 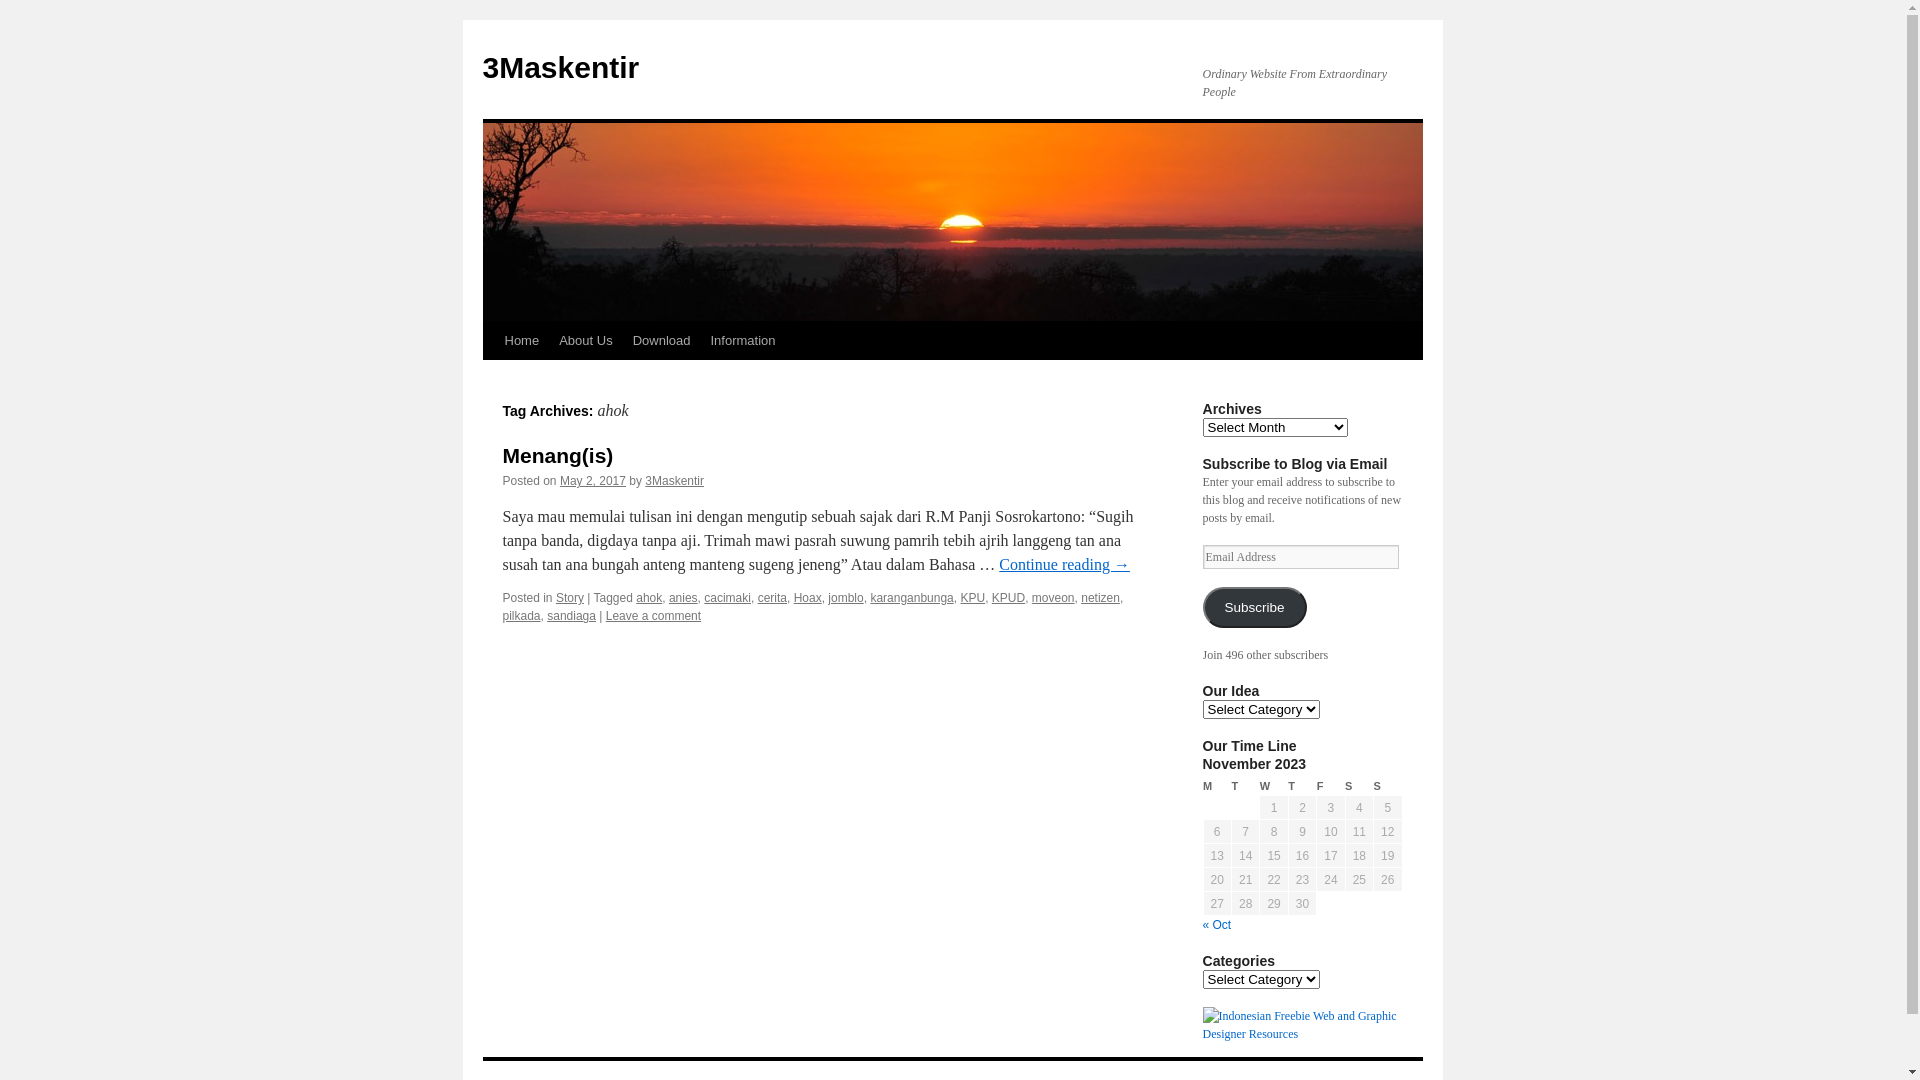 I want to click on 'cerita', so click(x=771, y=596).